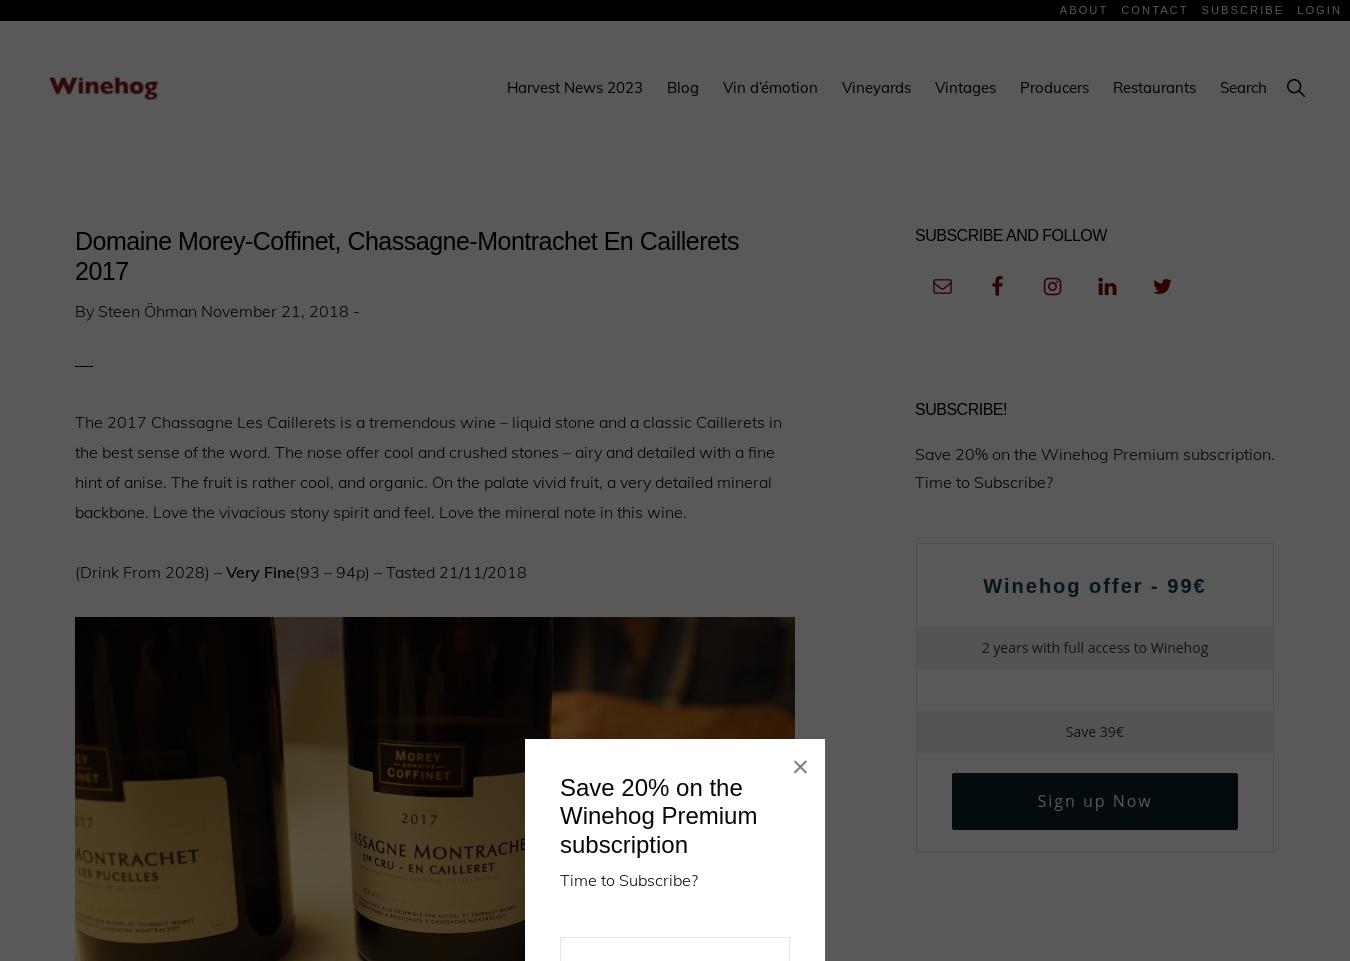 This screenshot has height=961, width=1350. What do you see at coordinates (1083, 8) in the screenshot?
I see `'About'` at bounding box center [1083, 8].